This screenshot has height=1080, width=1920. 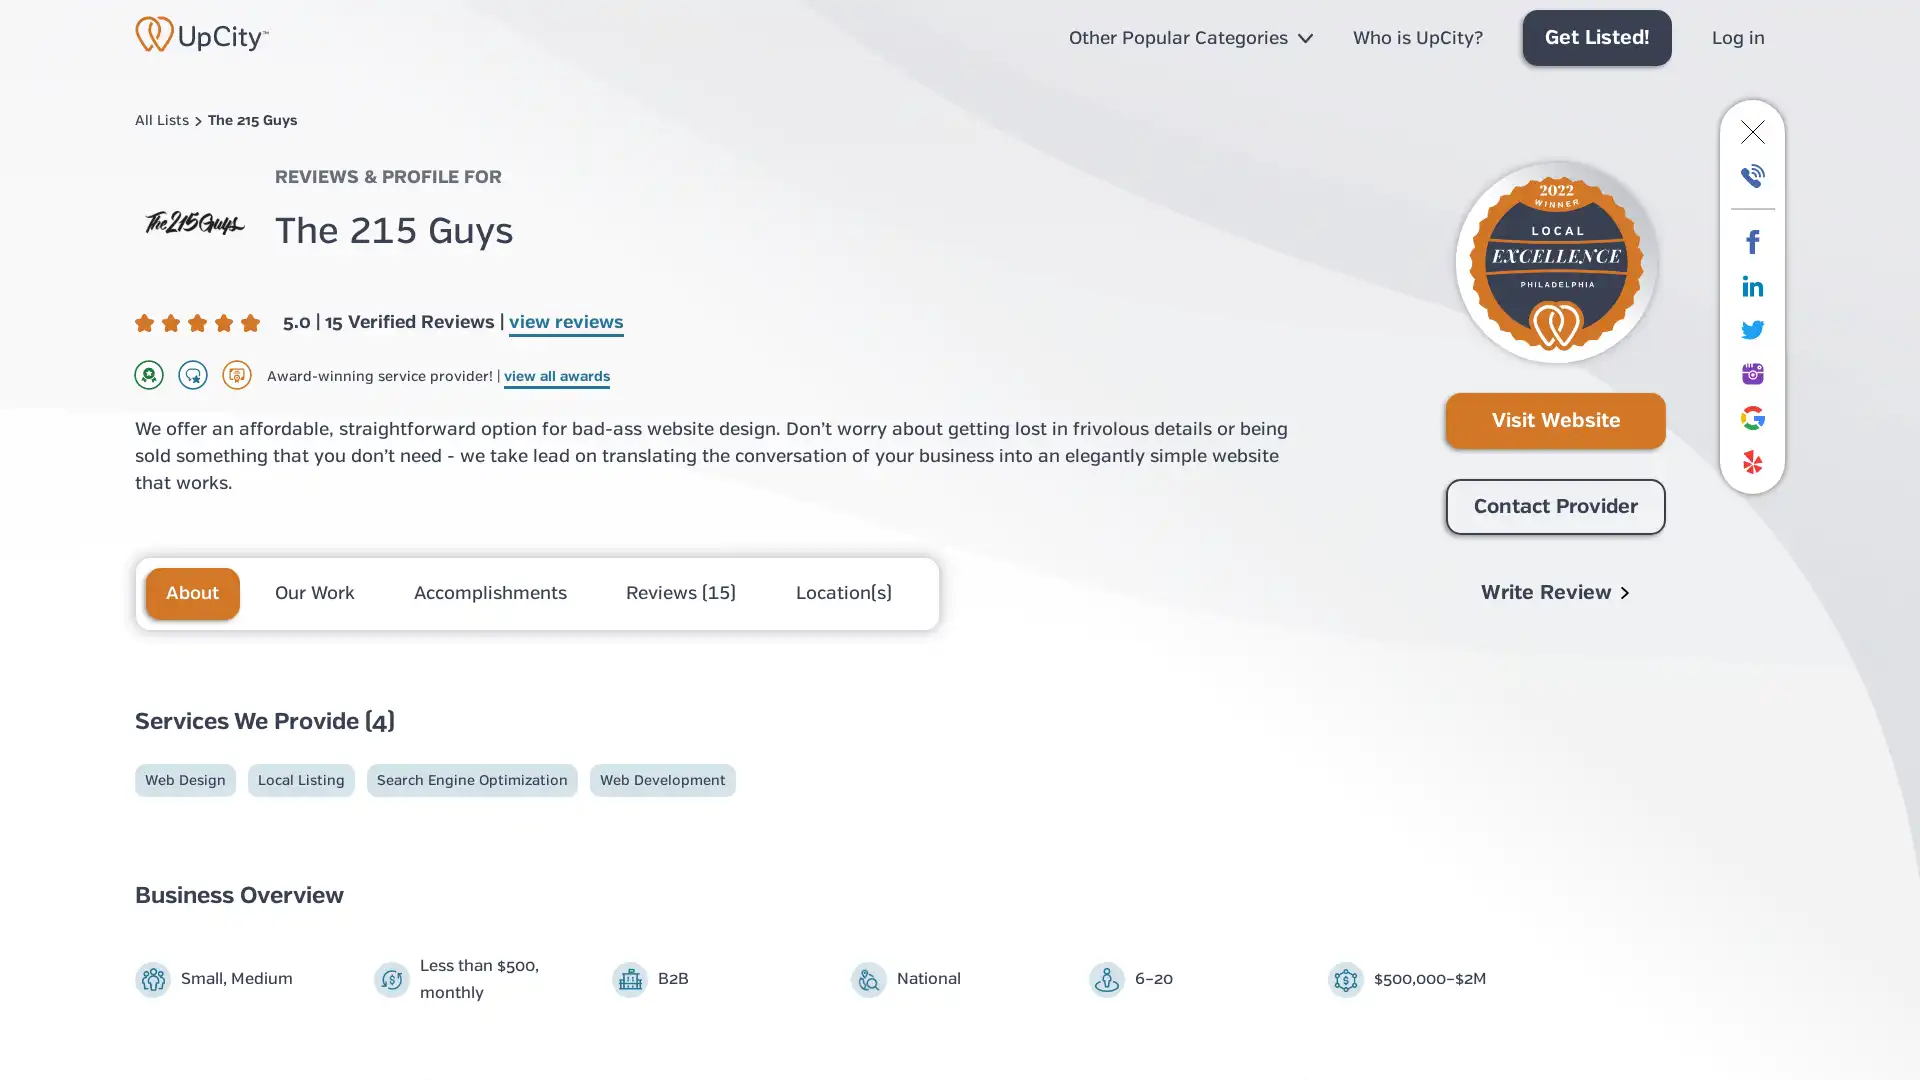 What do you see at coordinates (315, 592) in the screenshot?
I see `Our Work` at bounding box center [315, 592].